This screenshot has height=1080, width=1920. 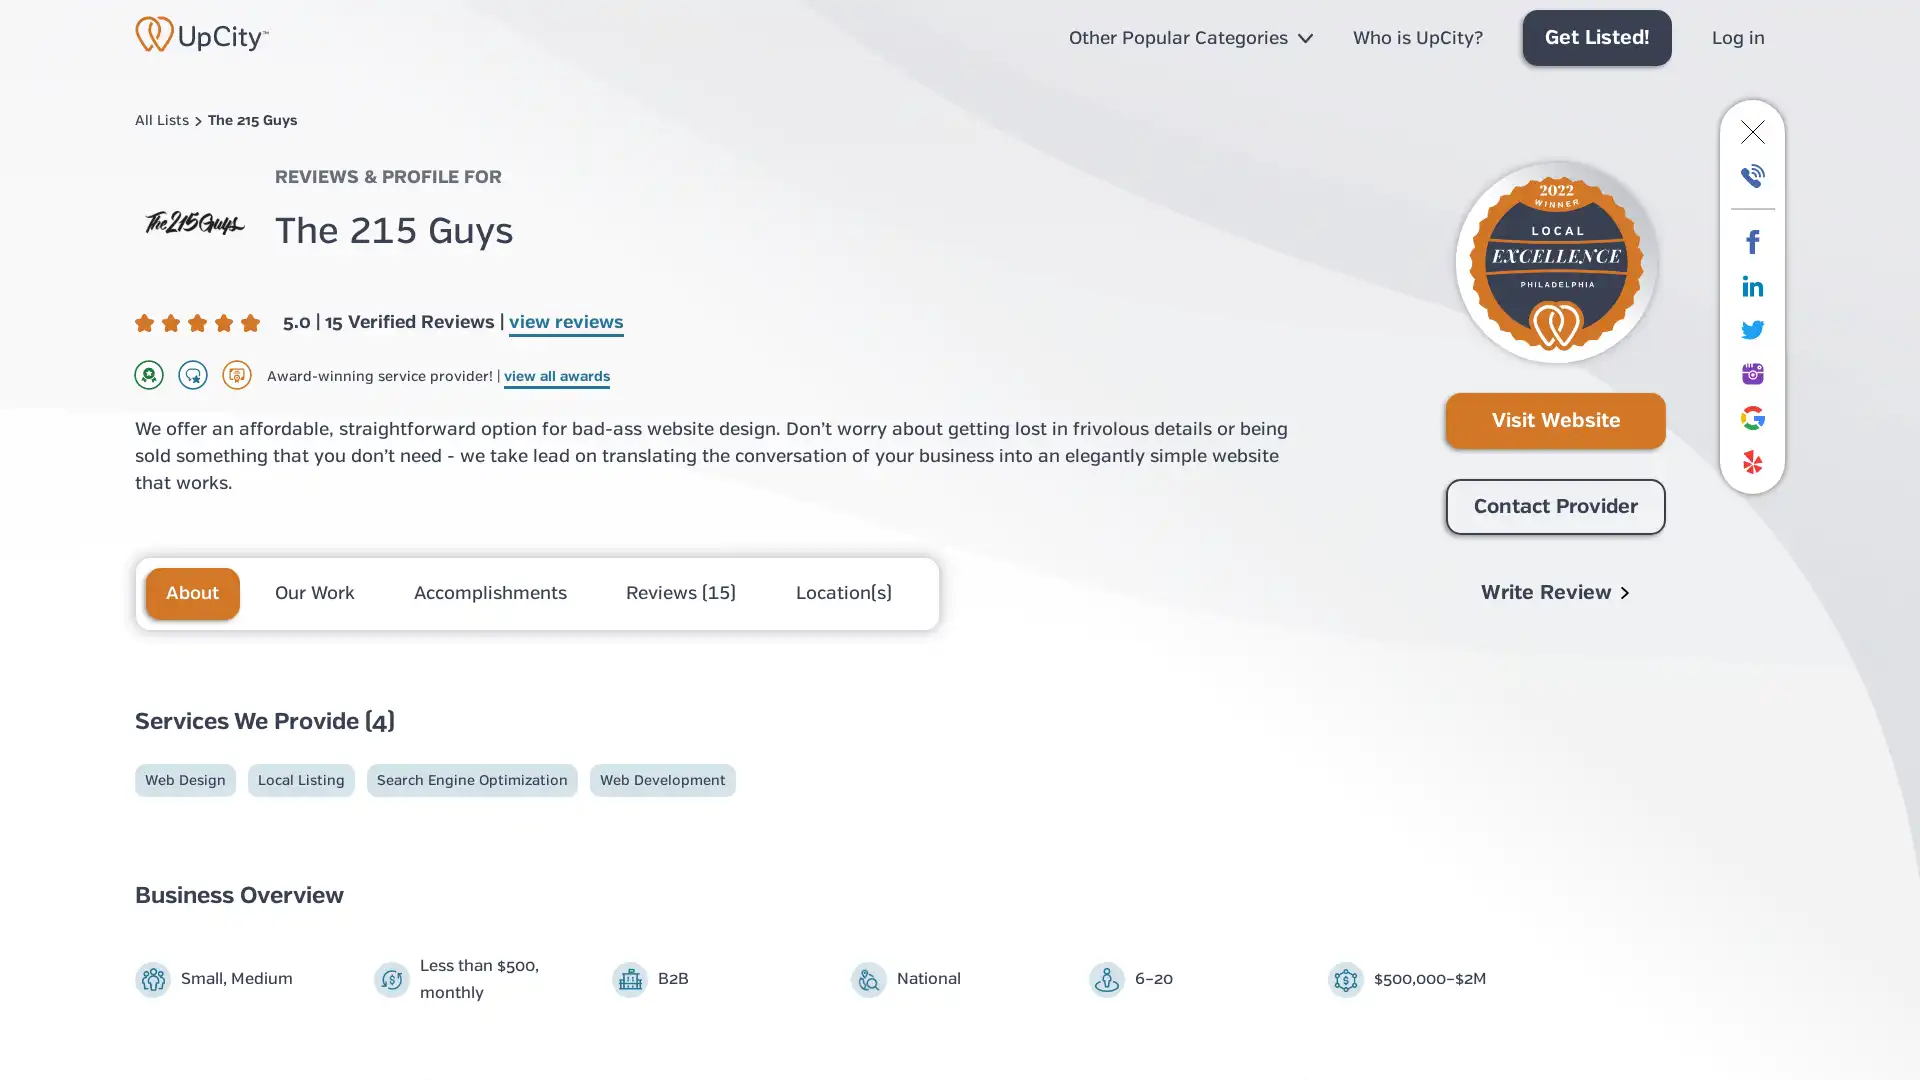 What do you see at coordinates (315, 592) in the screenshot?
I see `Our Work` at bounding box center [315, 592].